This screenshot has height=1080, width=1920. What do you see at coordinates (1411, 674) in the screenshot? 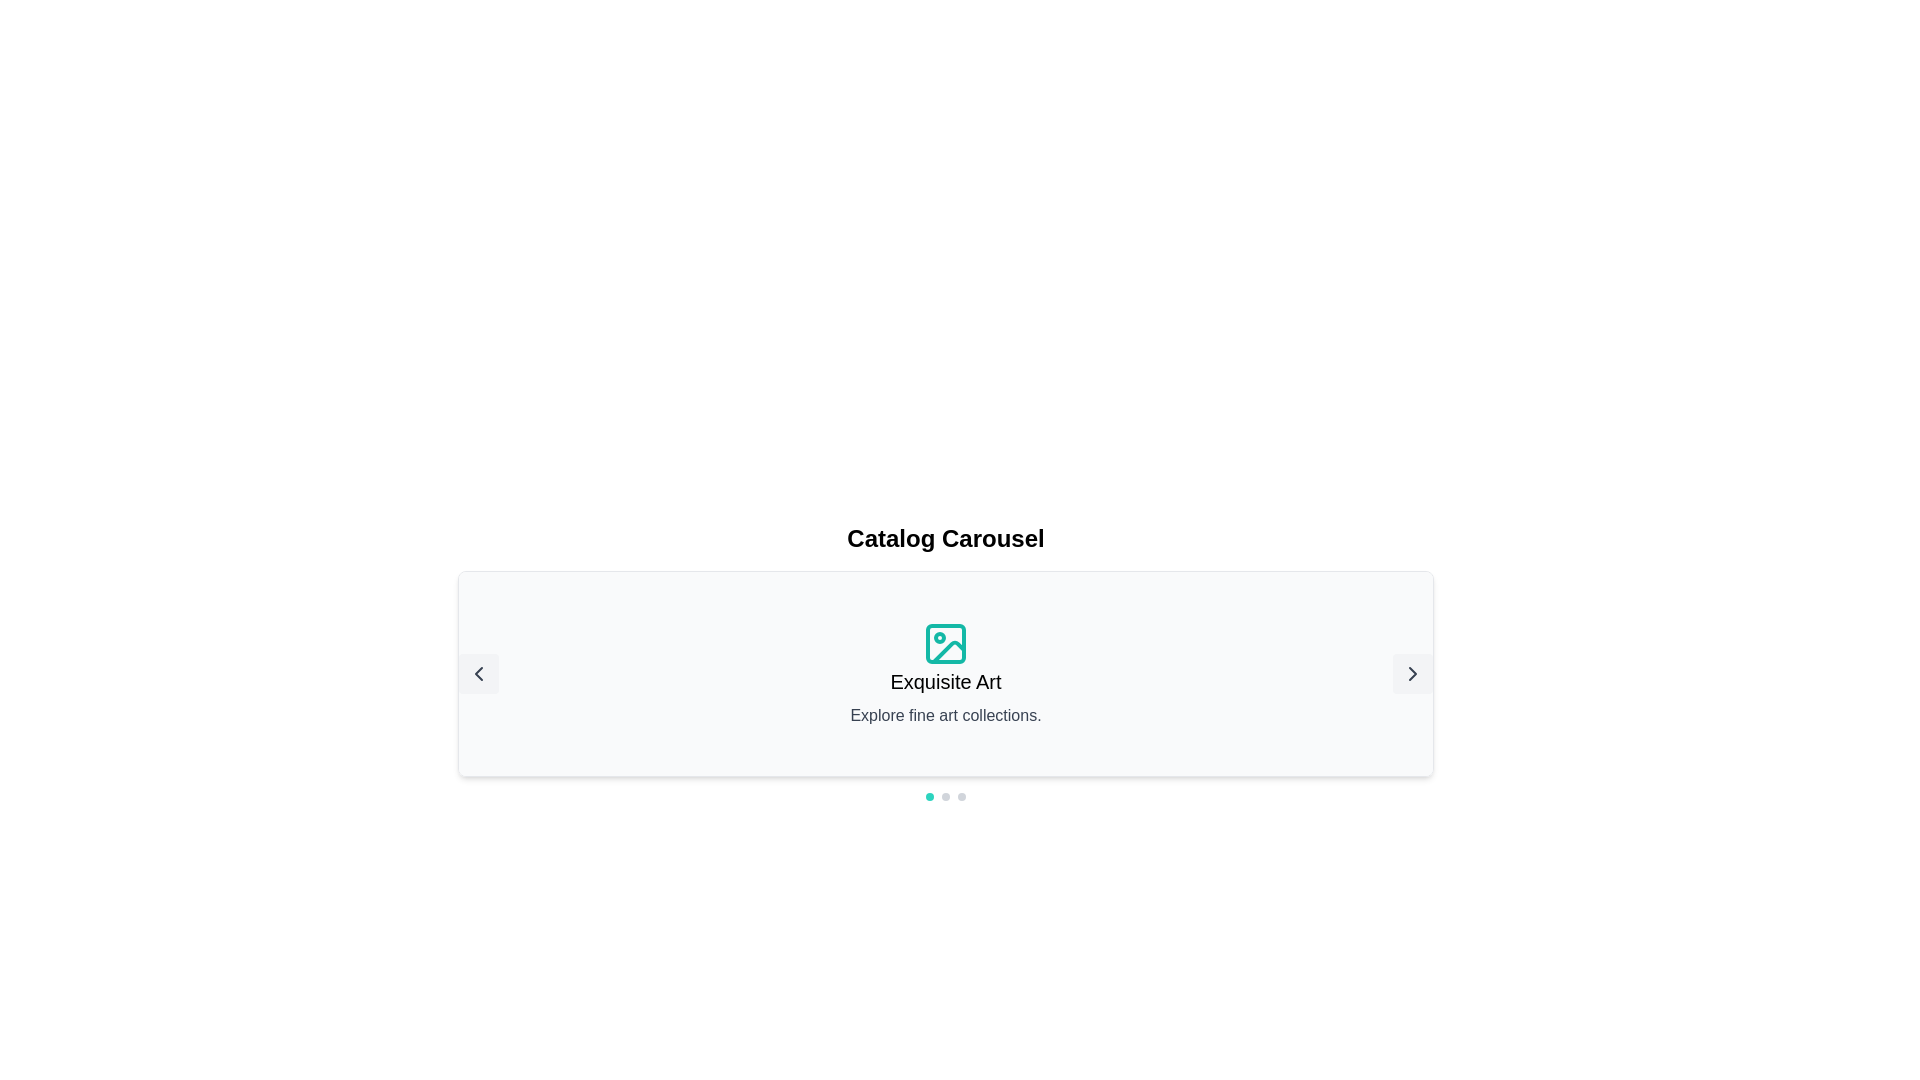
I see `the right-facing chevron button within the carousel navigation system` at bounding box center [1411, 674].